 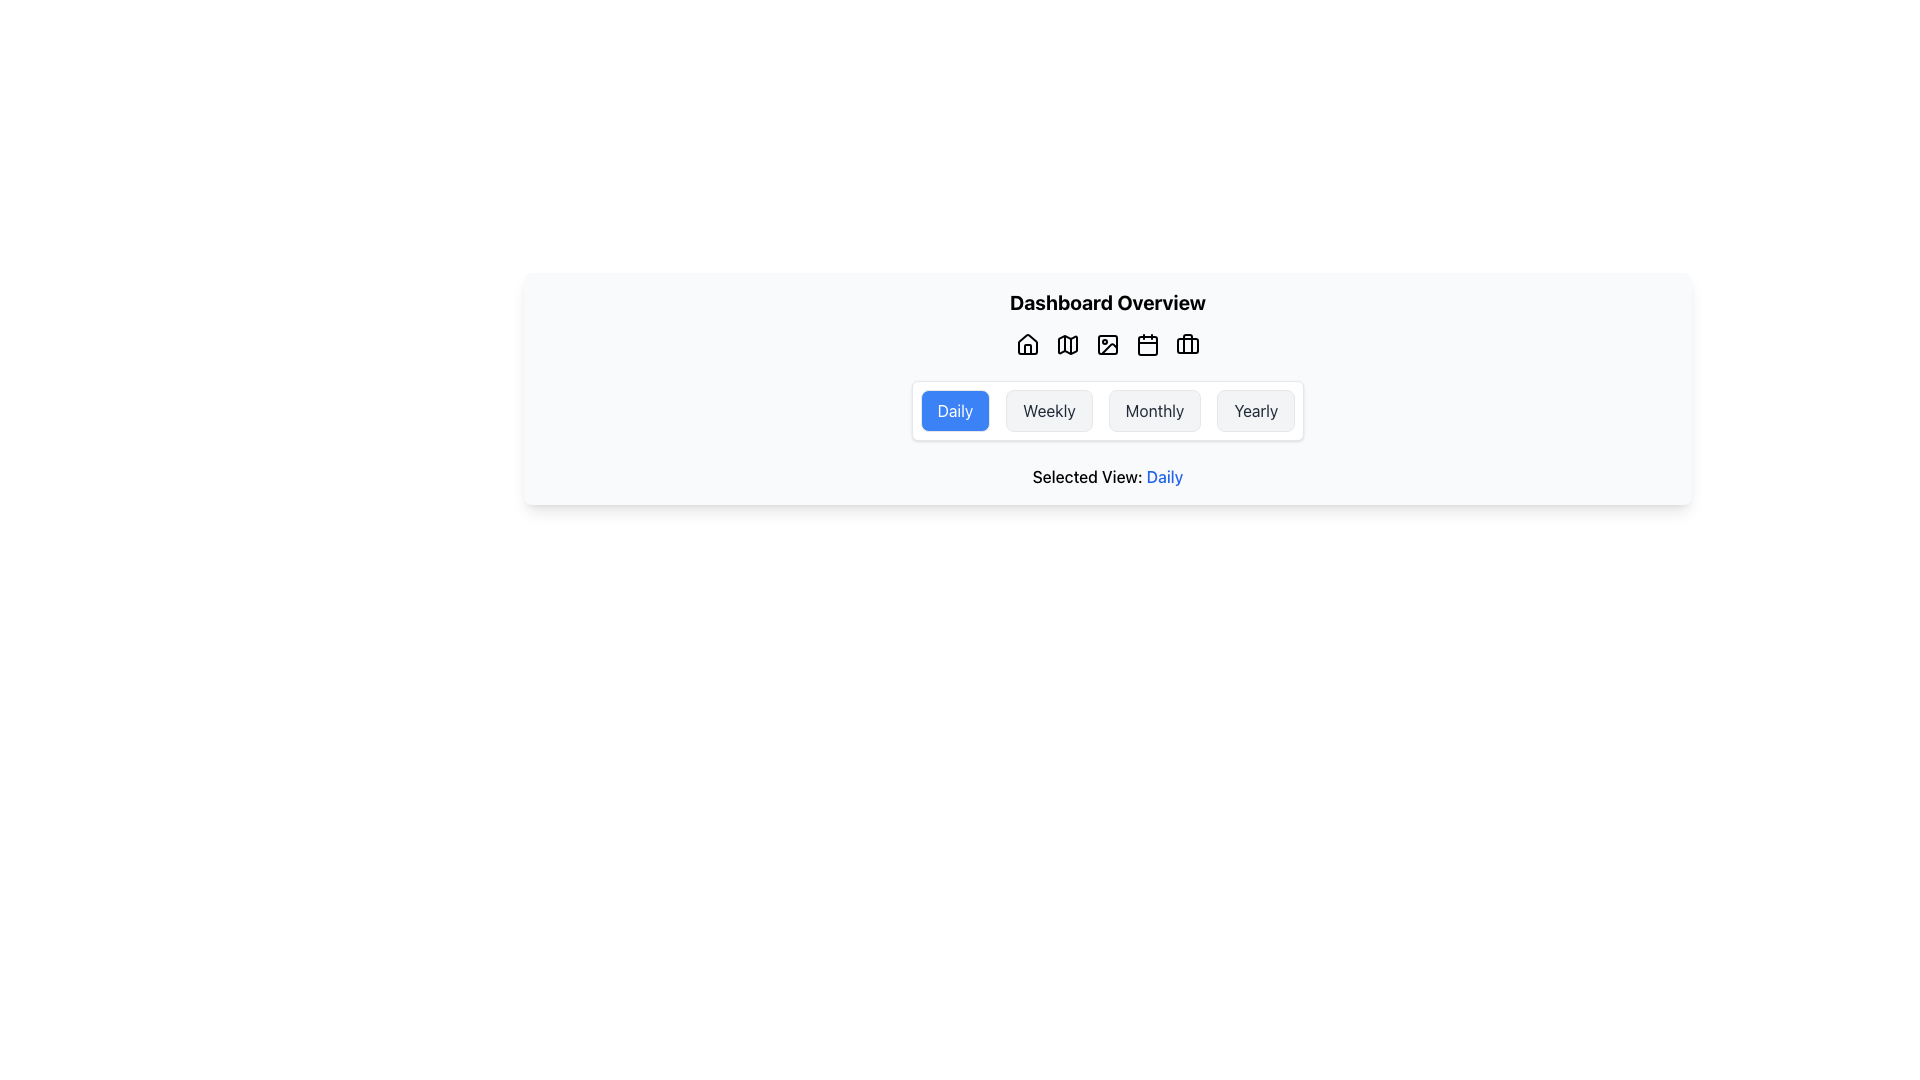 I want to click on the calendar icon, which is the fifth icon from the left beneath the 'Dashboard Overview' heading, so click(x=1147, y=345).